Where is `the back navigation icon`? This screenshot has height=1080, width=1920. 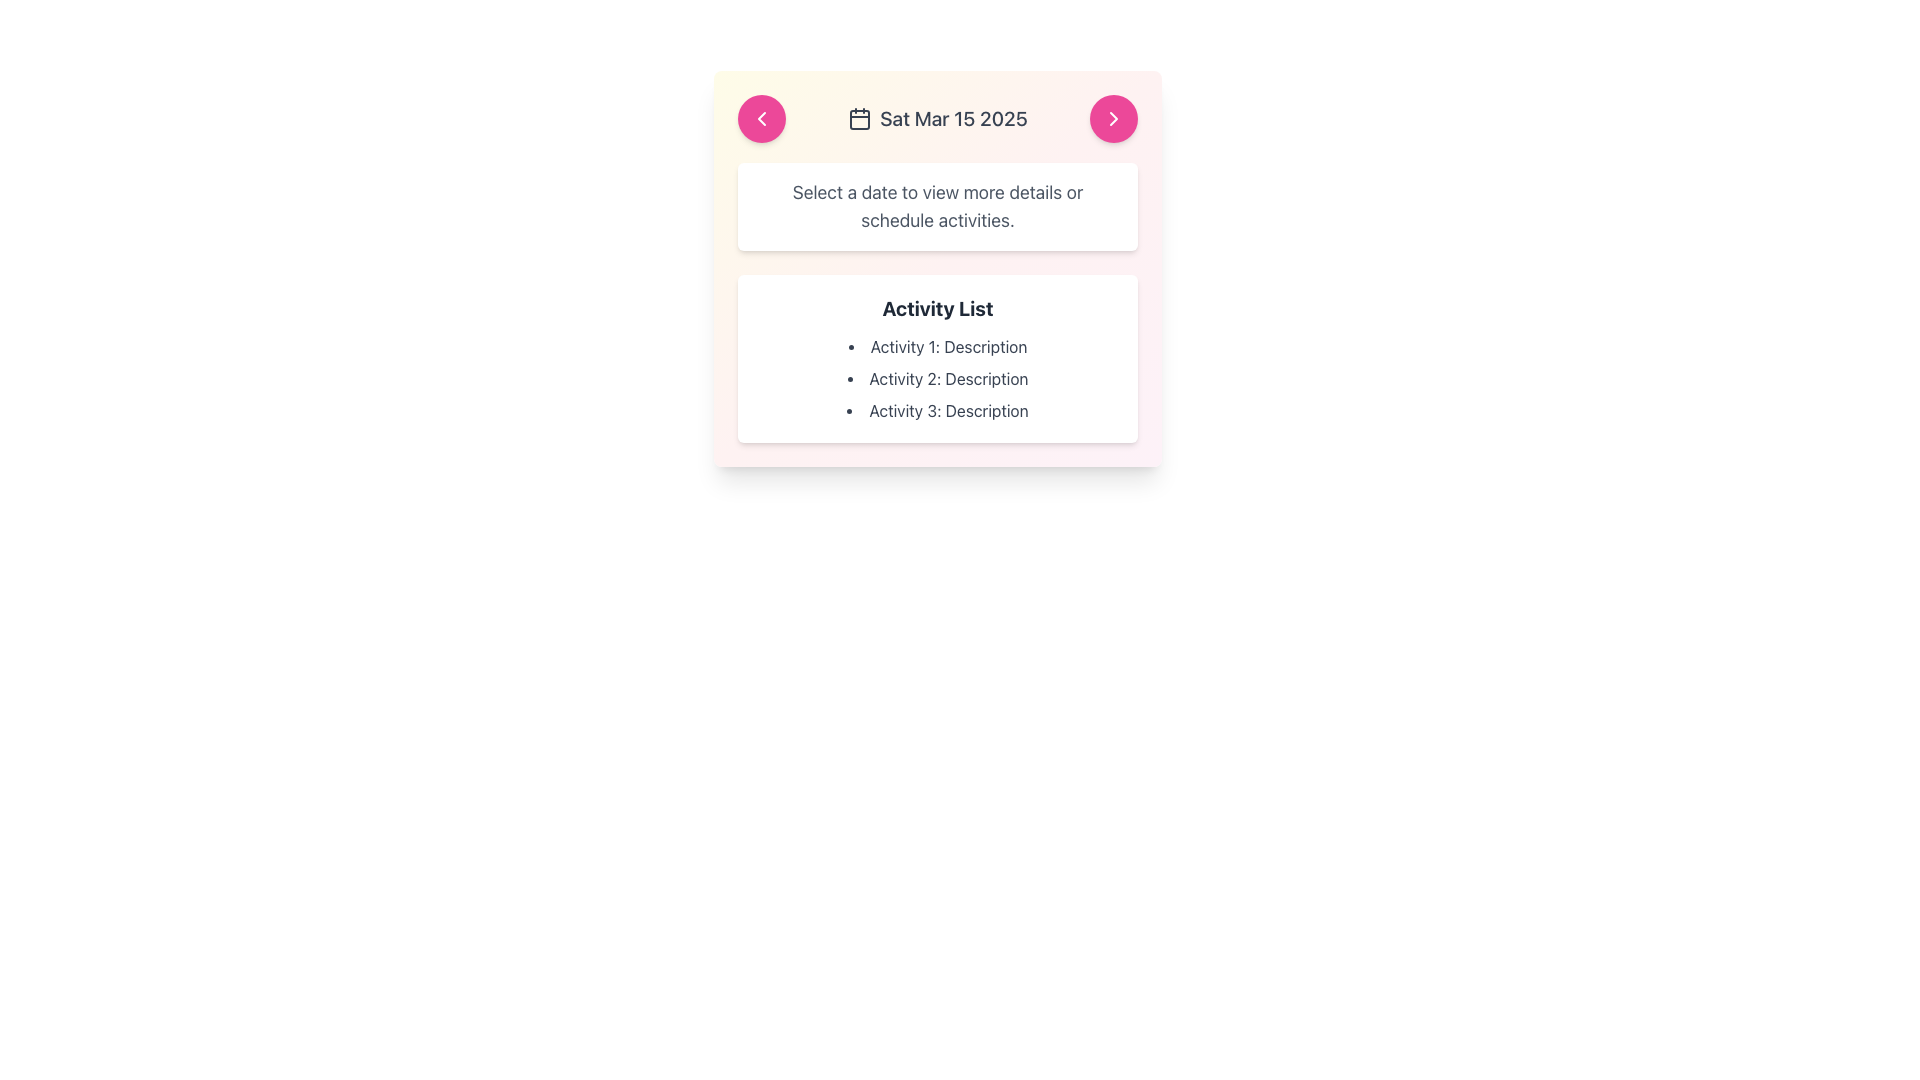 the back navigation icon is located at coordinates (761, 119).